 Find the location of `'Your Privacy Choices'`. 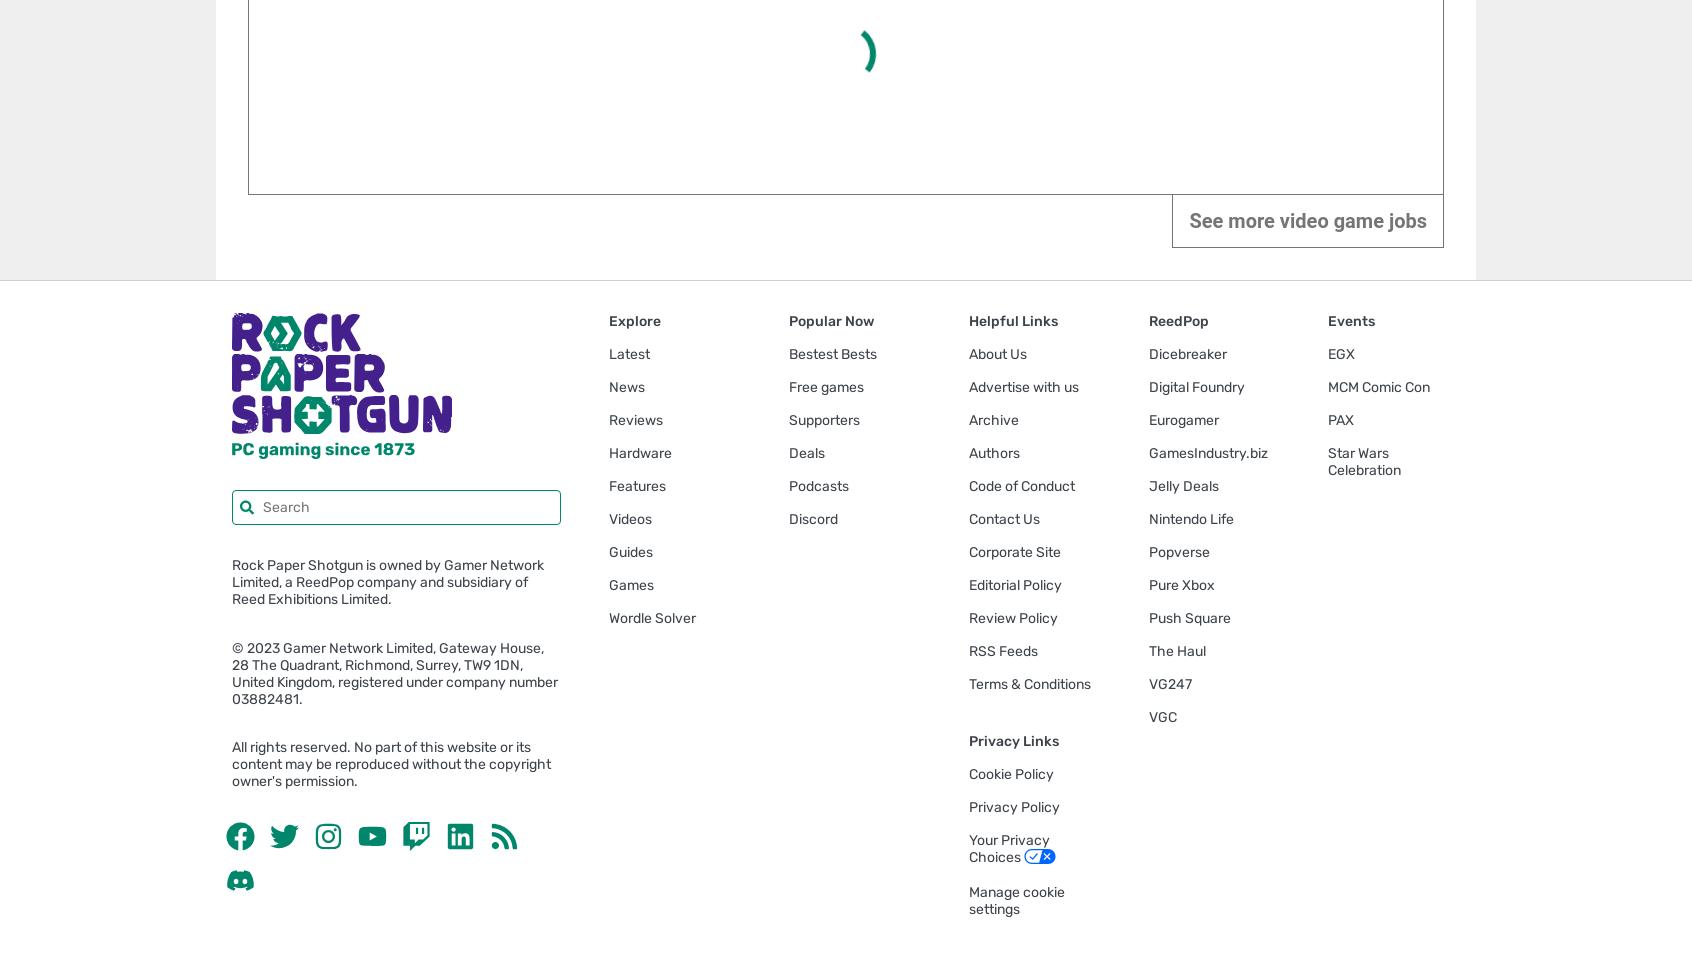

'Your Privacy Choices' is located at coordinates (1007, 847).